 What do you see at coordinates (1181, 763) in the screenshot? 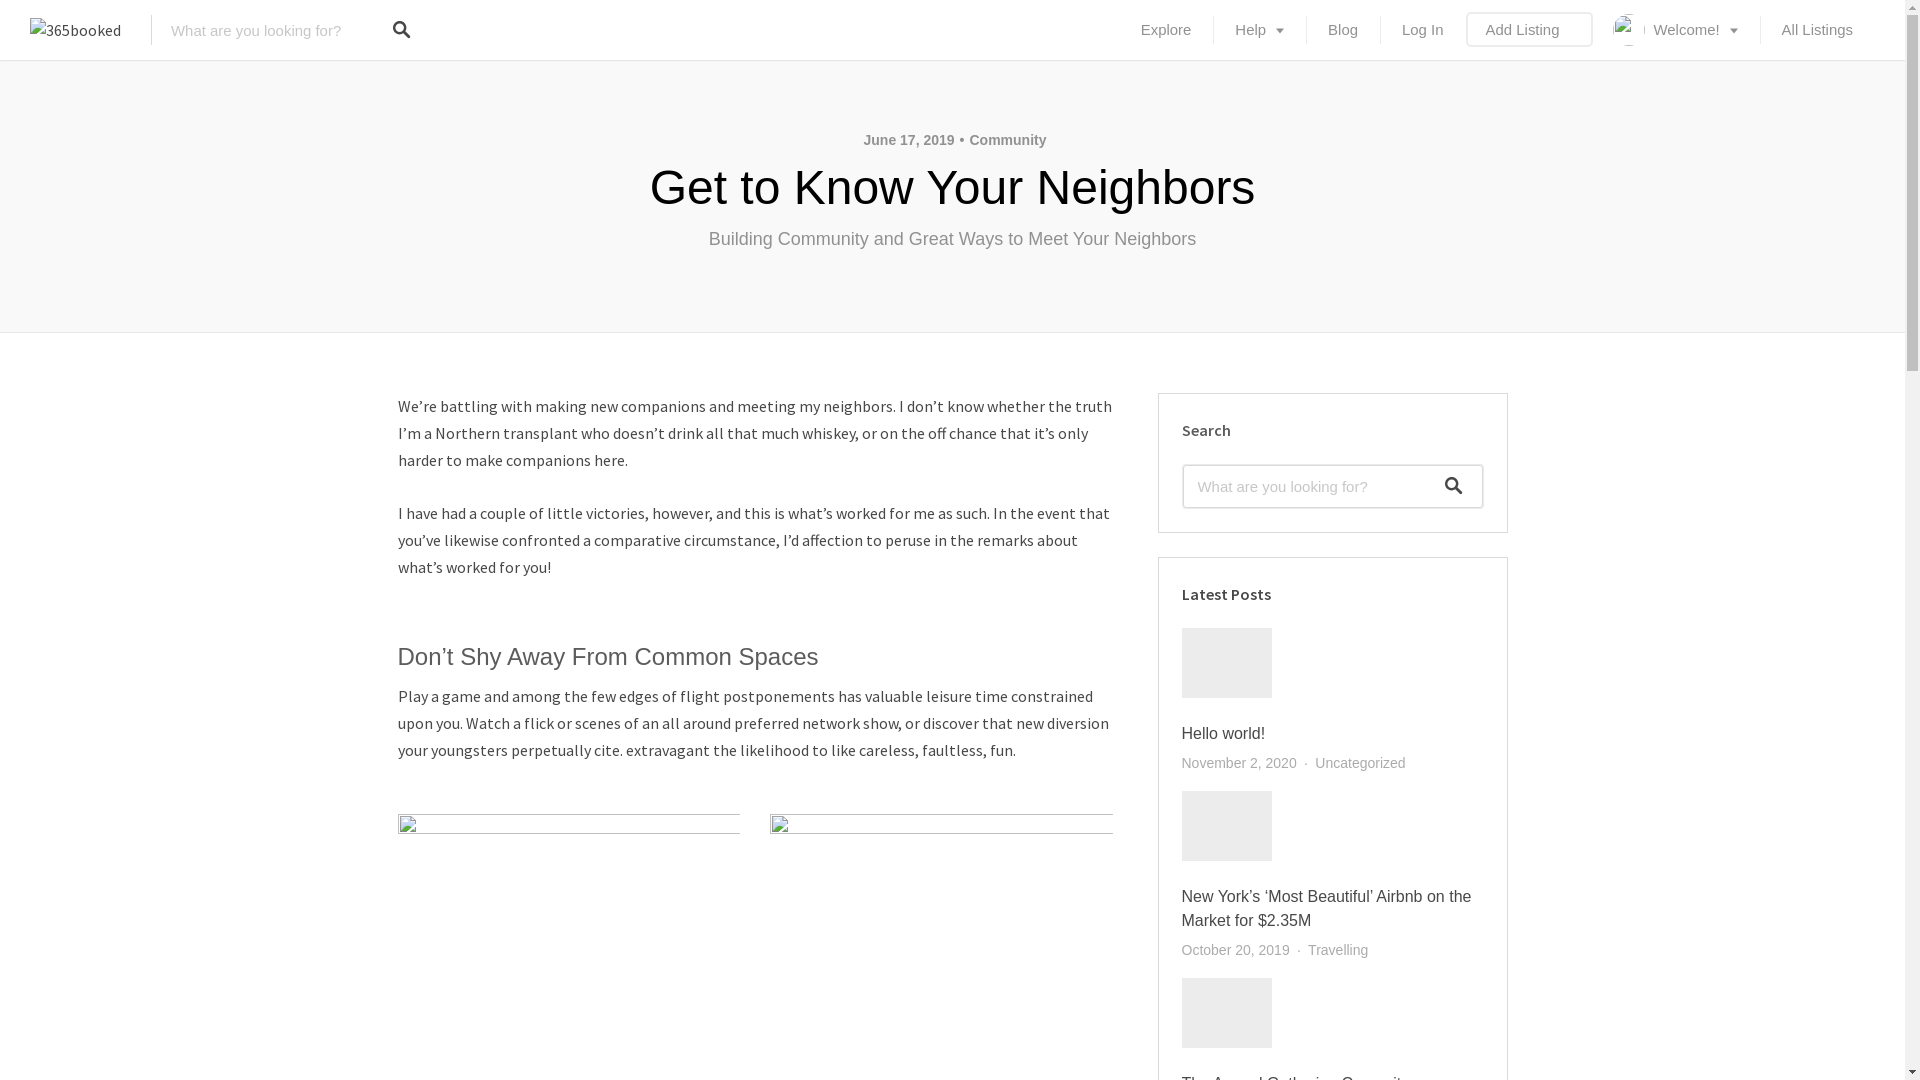
I see `'November 2, 2020'` at bounding box center [1181, 763].